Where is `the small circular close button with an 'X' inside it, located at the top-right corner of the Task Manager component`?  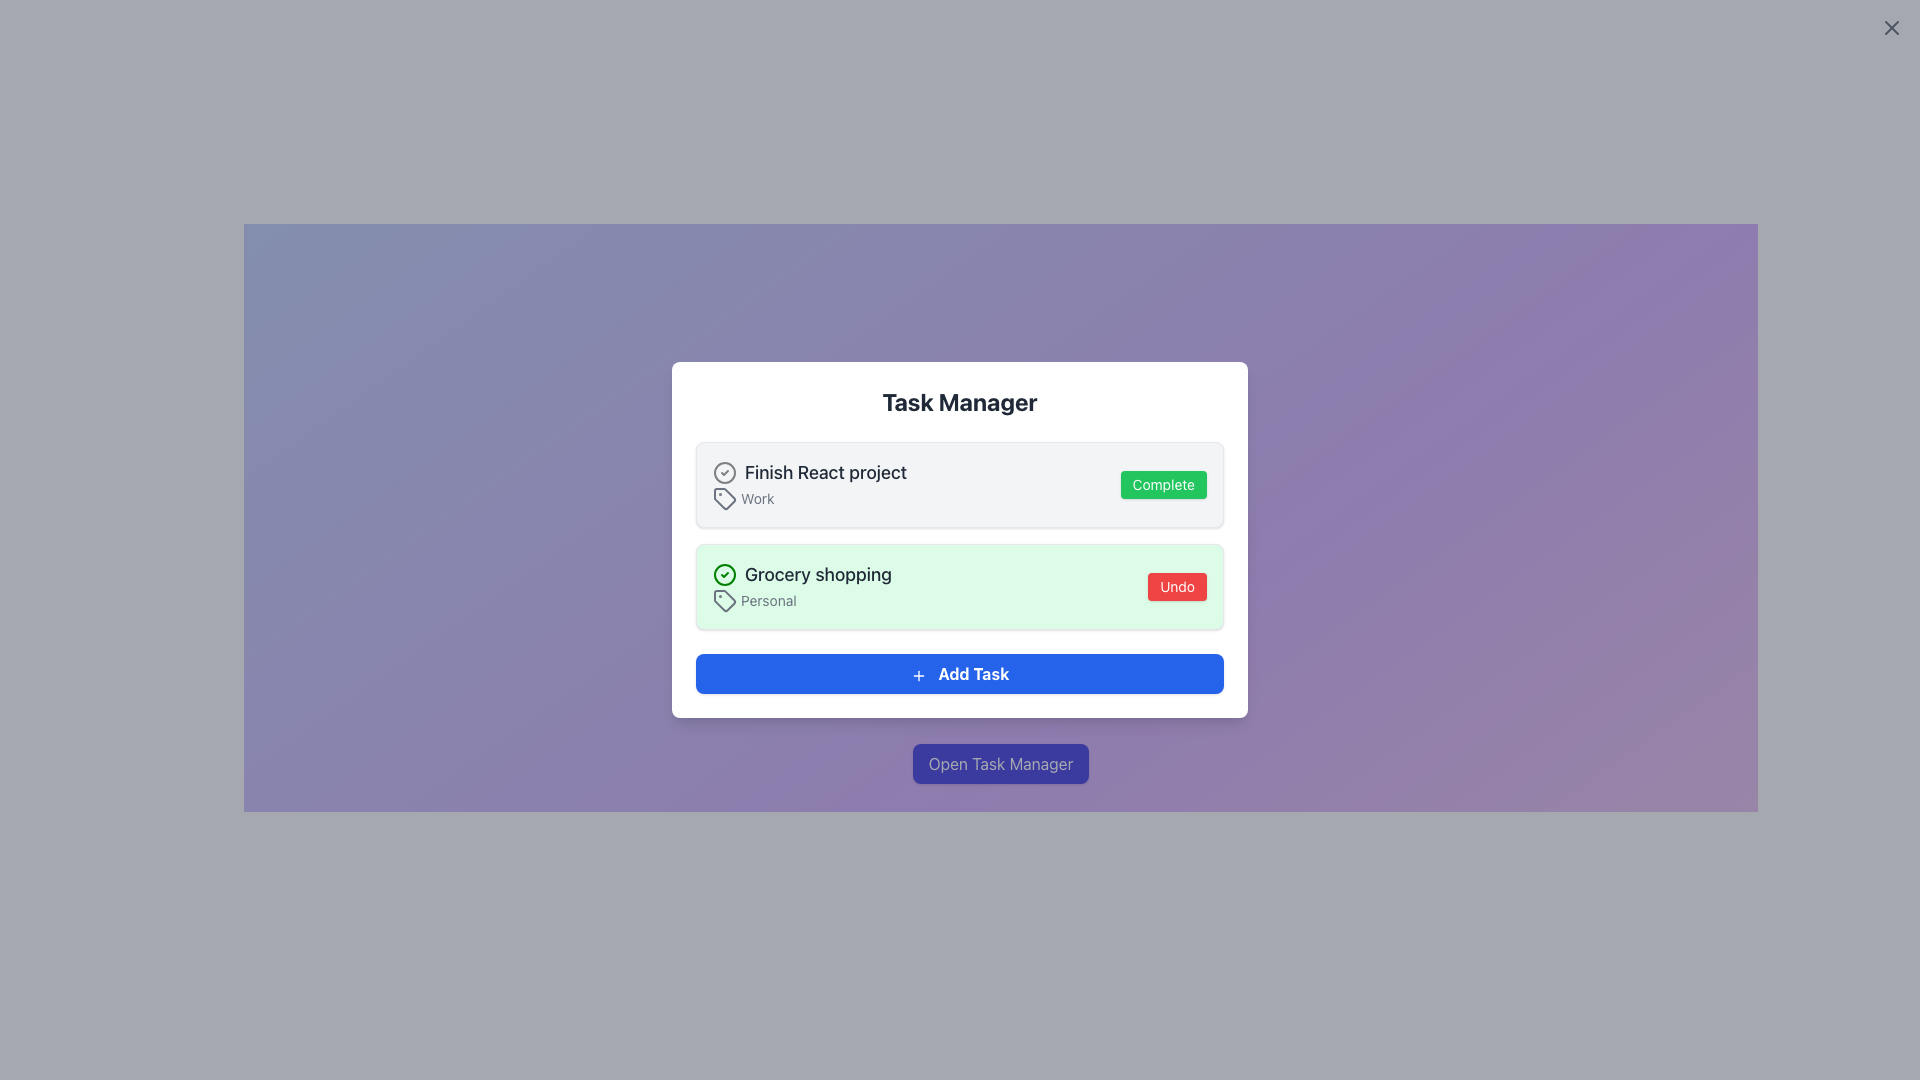 the small circular close button with an 'X' inside it, located at the top-right corner of the Task Manager component is located at coordinates (1890, 27).